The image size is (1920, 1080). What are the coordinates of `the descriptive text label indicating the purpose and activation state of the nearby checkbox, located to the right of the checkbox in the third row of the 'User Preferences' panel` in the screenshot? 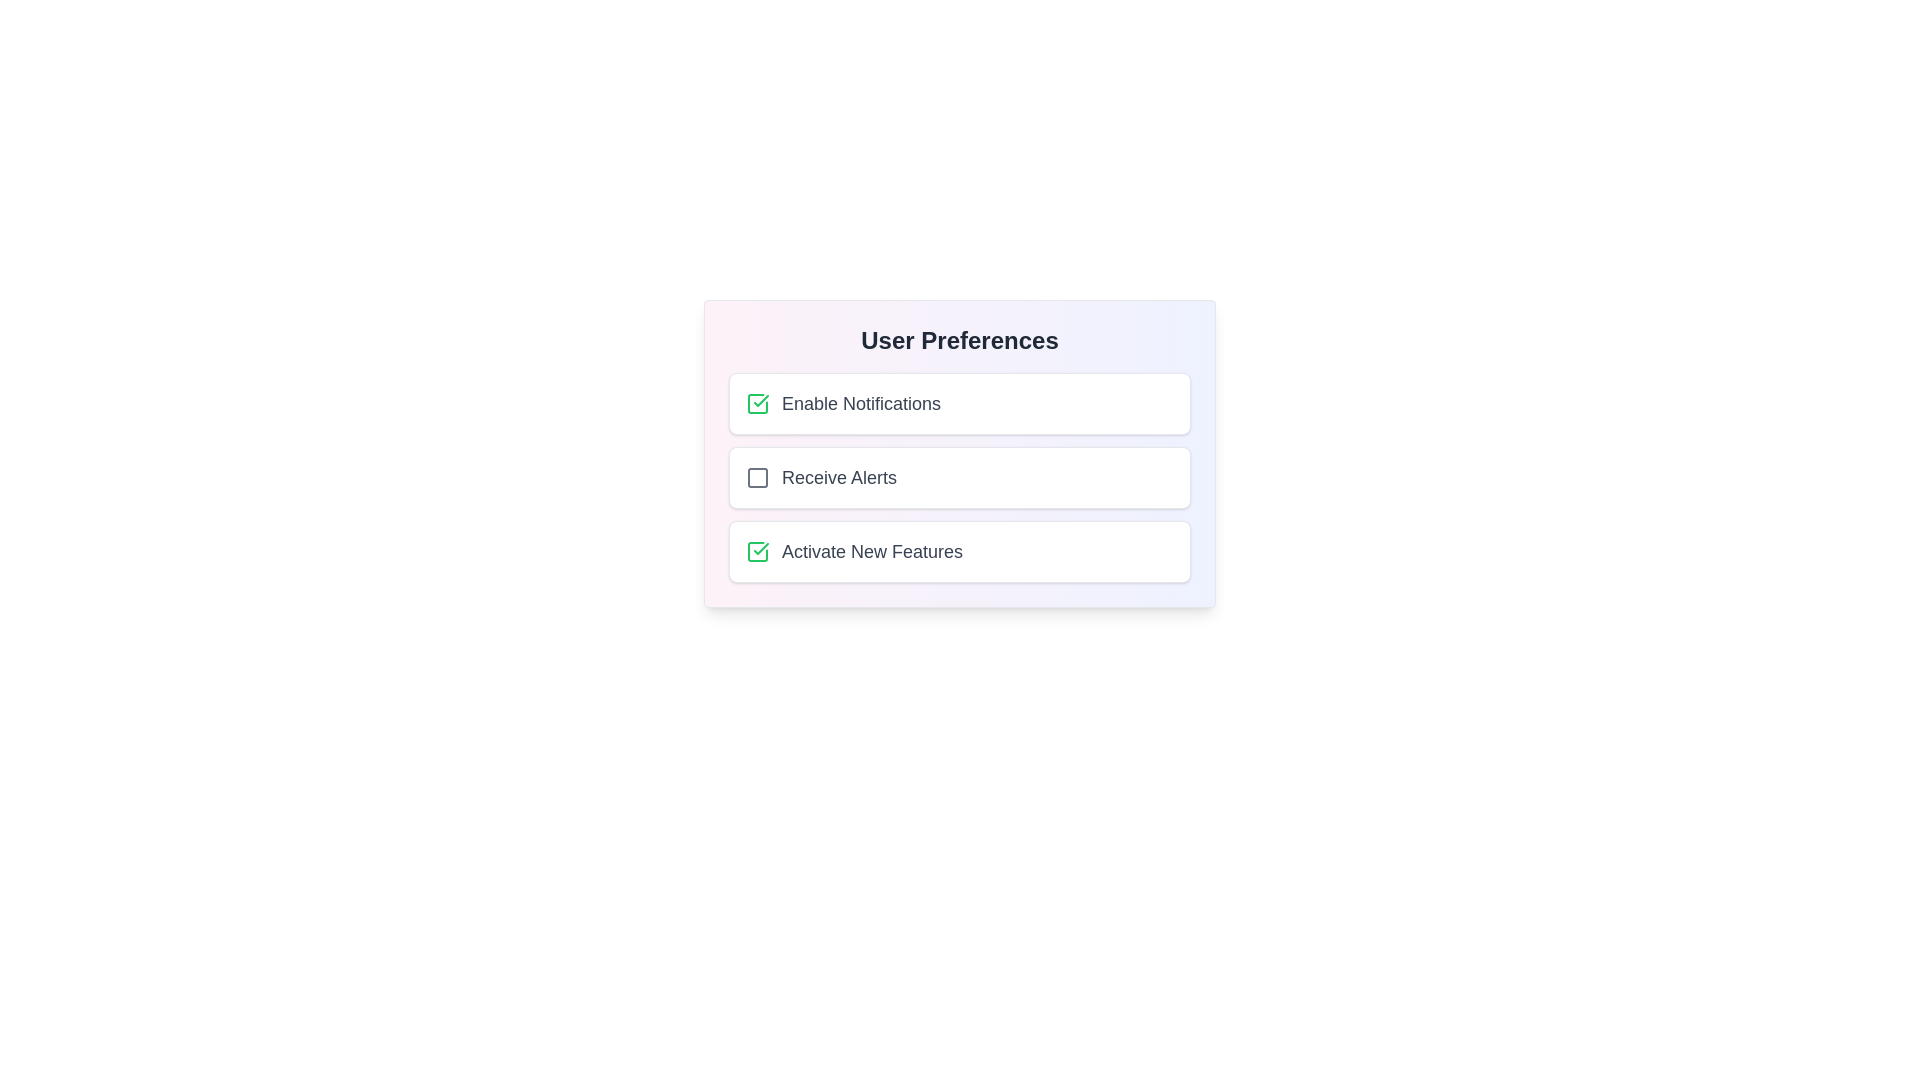 It's located at (872, 551).